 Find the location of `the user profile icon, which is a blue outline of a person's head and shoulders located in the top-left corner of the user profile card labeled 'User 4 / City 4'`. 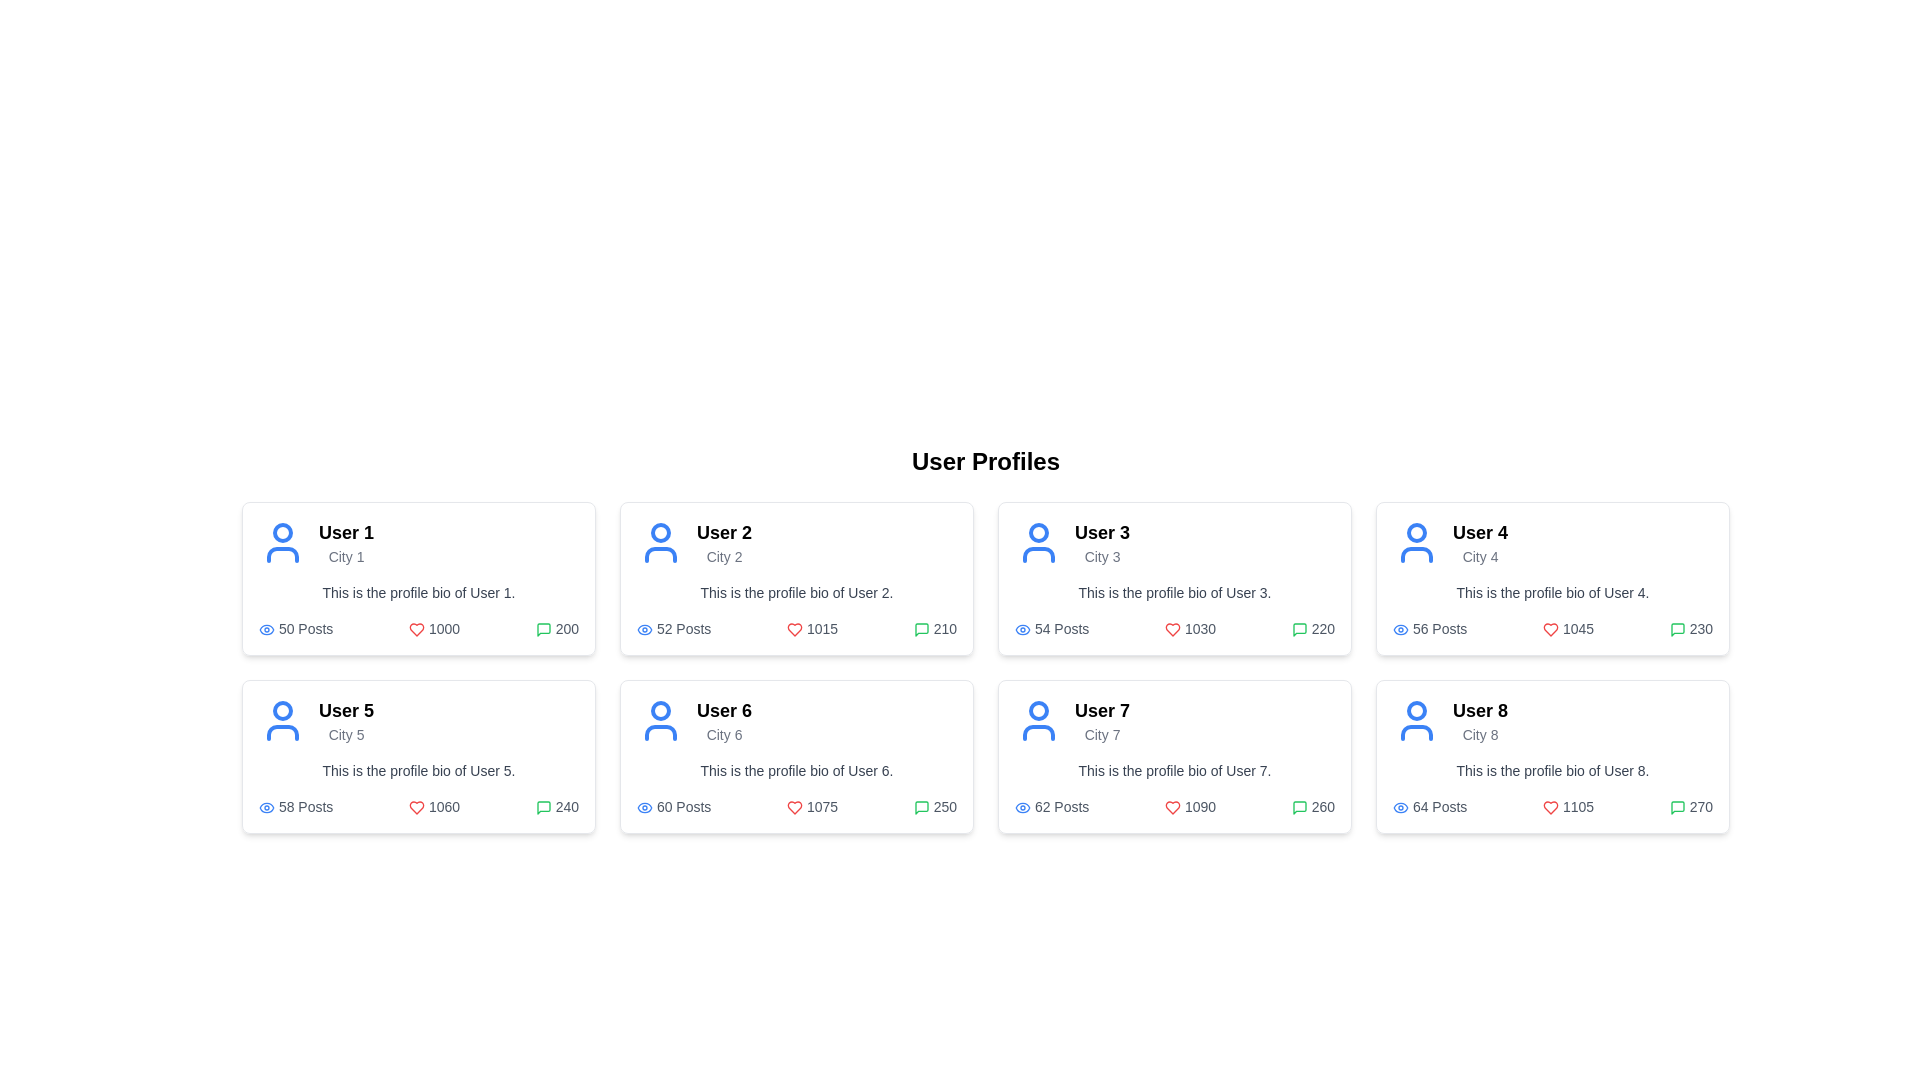

the user profile icon, which is a blue outline of a person's head and shoulders located in the top-left corner of the user profile card labeled 'User 4 / City 4' is located at coordinates (1415, 543).